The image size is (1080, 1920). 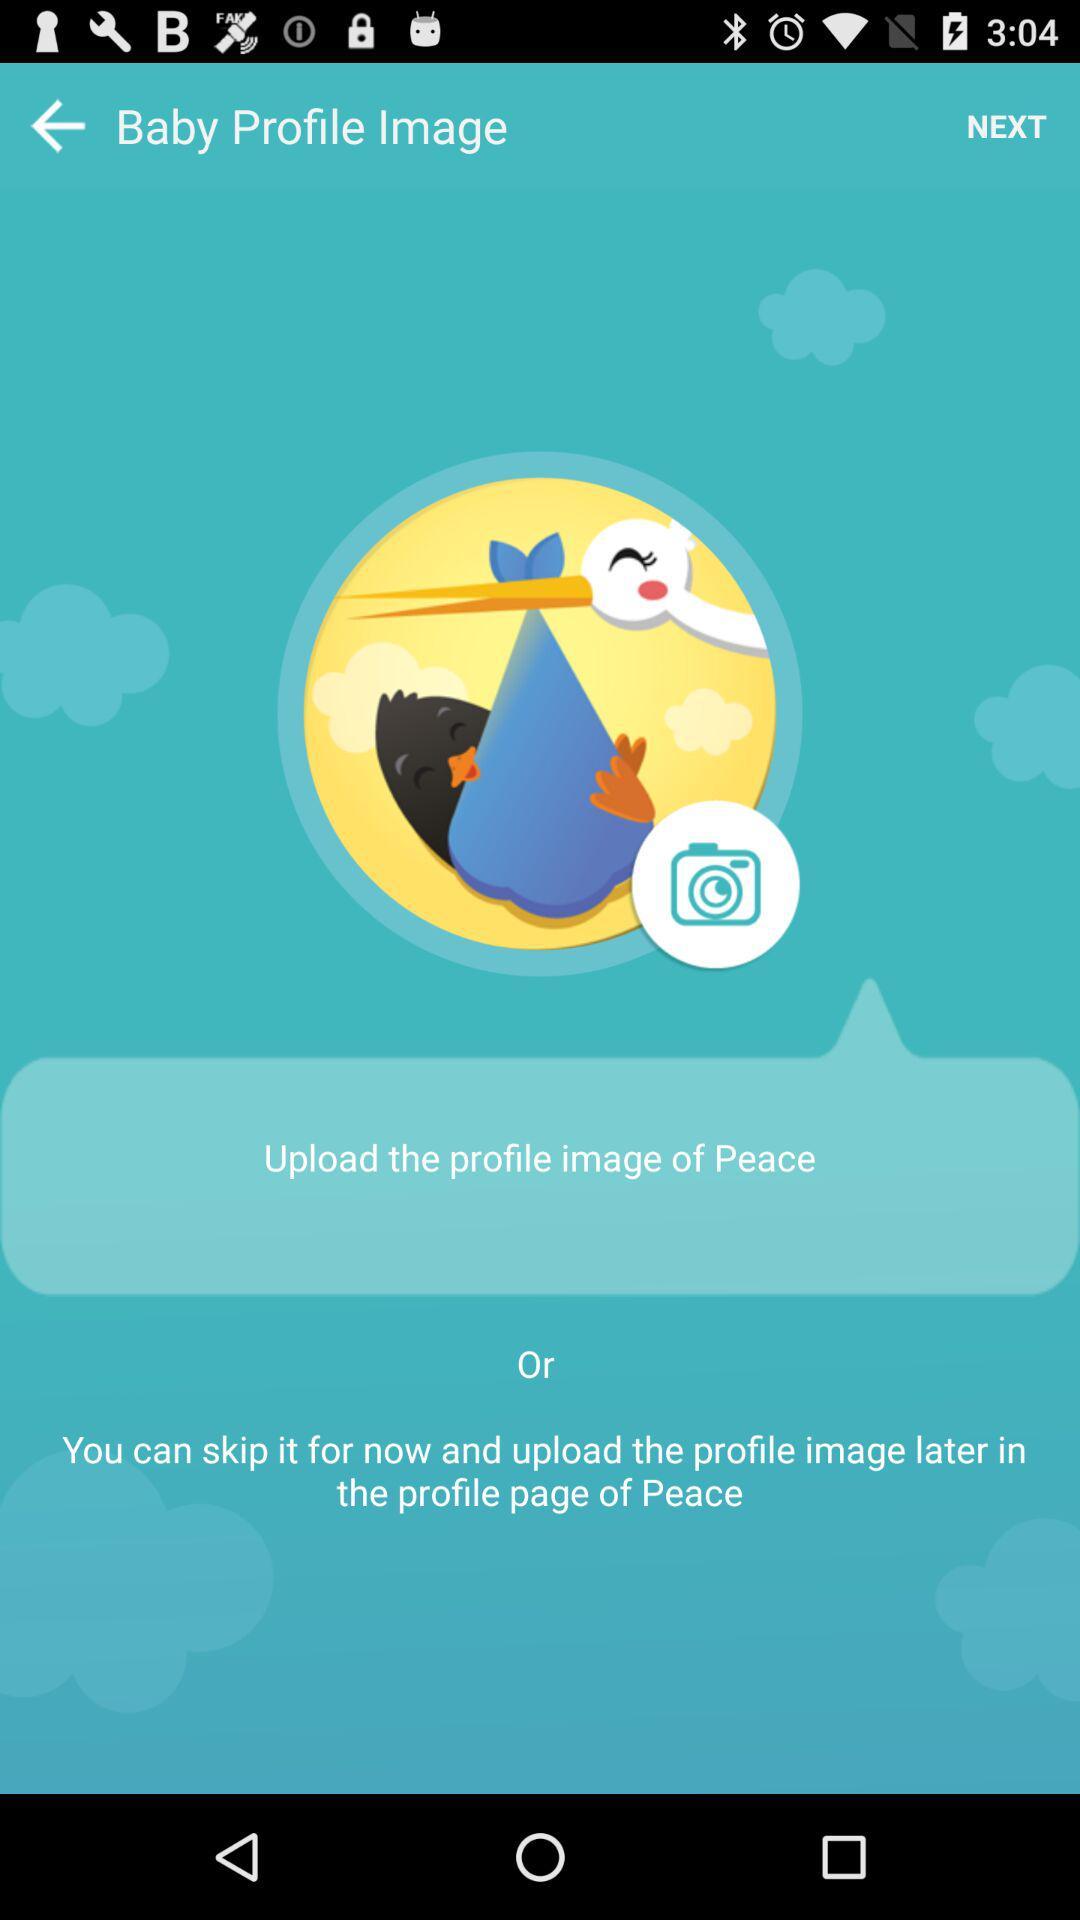 What do you see at coordinates (1006, 124) in the screenshot?
I see `the item next to the baby profile image` at bounding box center [1006, 124].